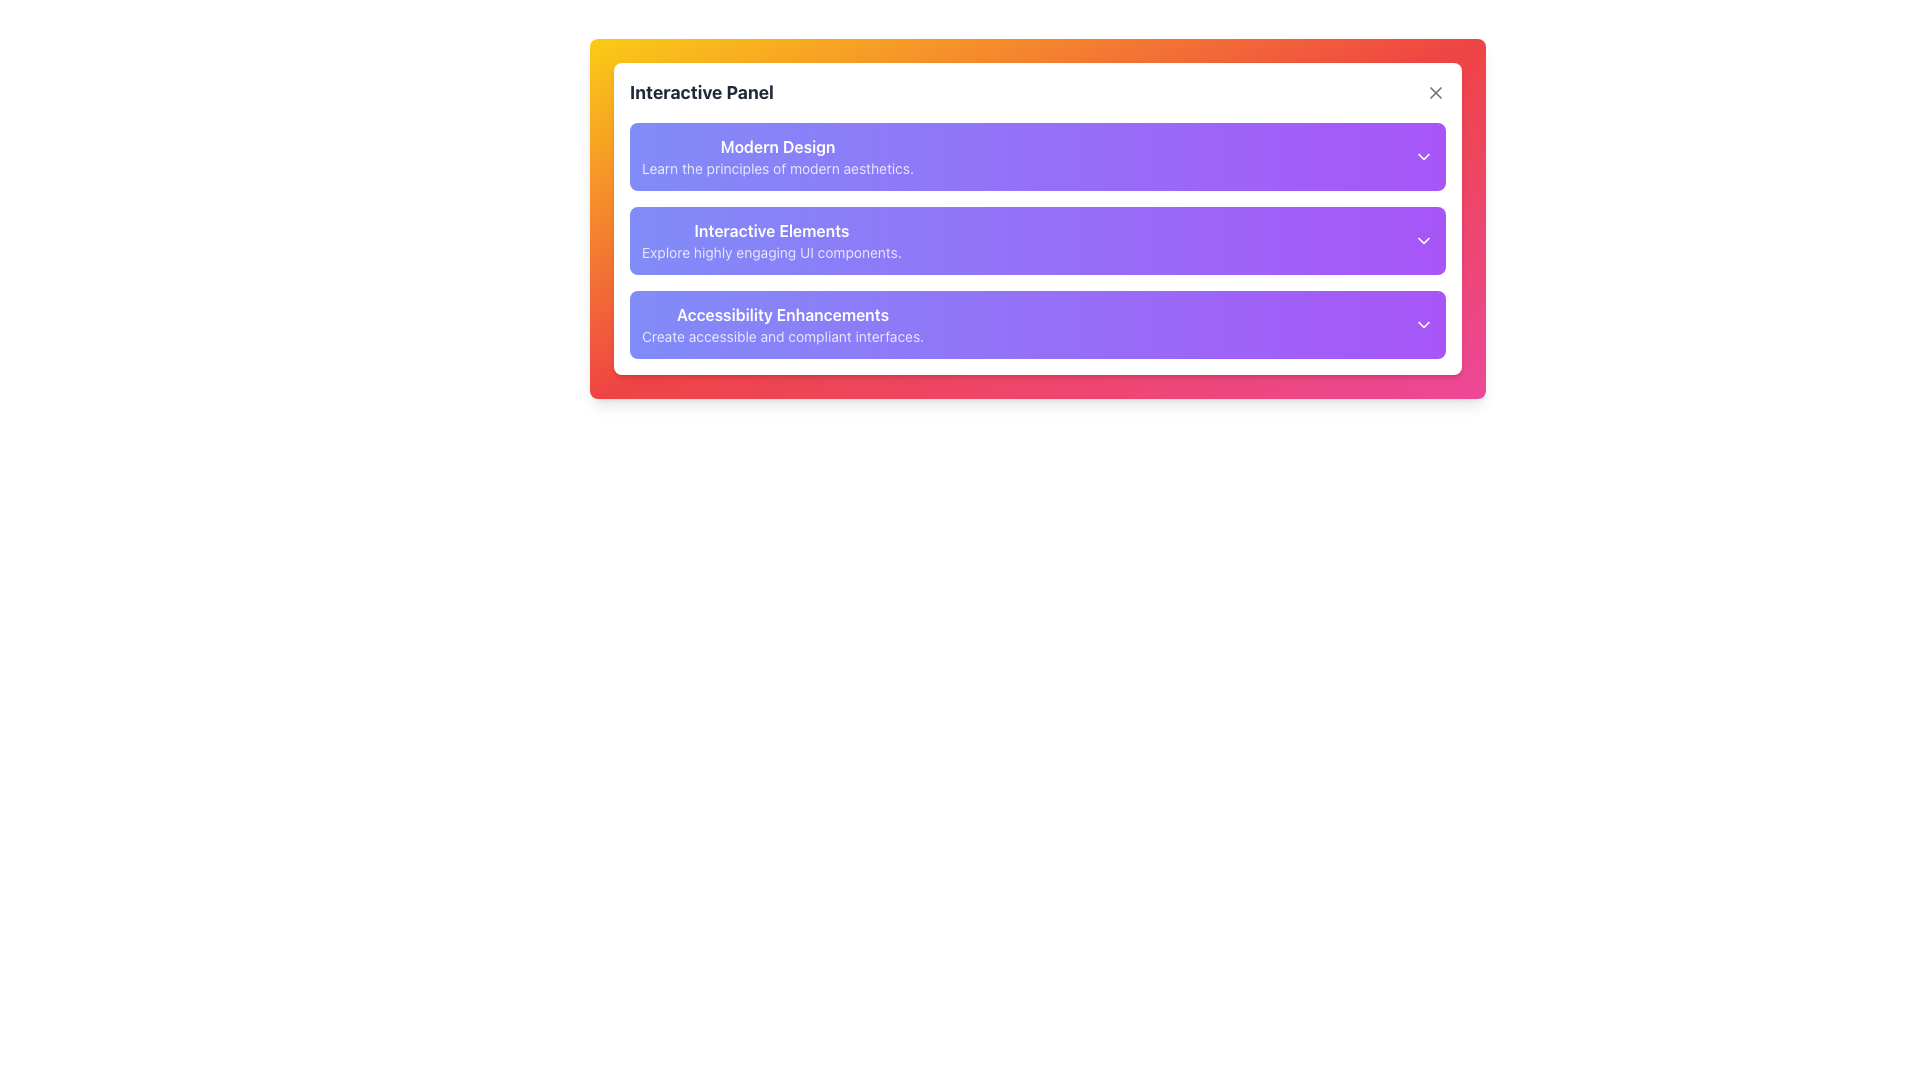 The image size is (1920, 1080). I want to click on the text label displaying 'Explore highly engaging UI components.' which is located below the title 'Interactive Elements' in the second section of the 'Interactive Panel.', so click(771, 252).